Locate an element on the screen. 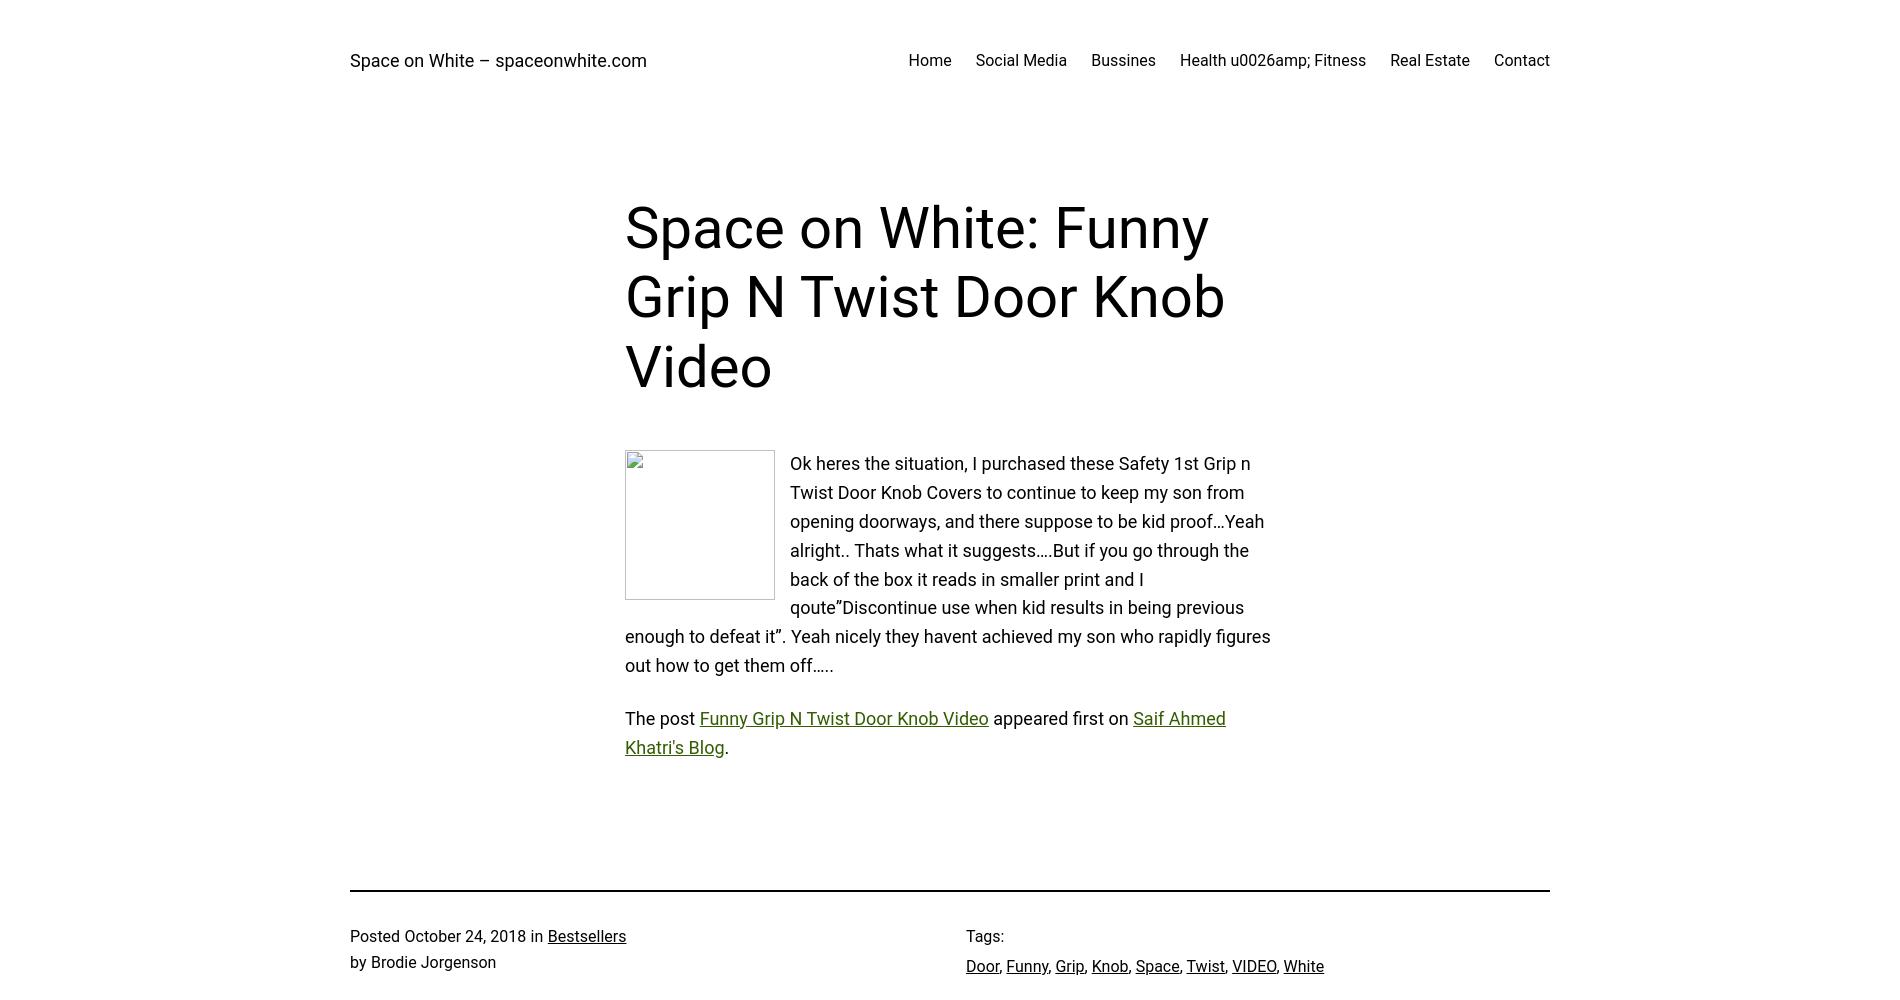  'Brodie Jorgenson' is located at coordinates (432, 960).